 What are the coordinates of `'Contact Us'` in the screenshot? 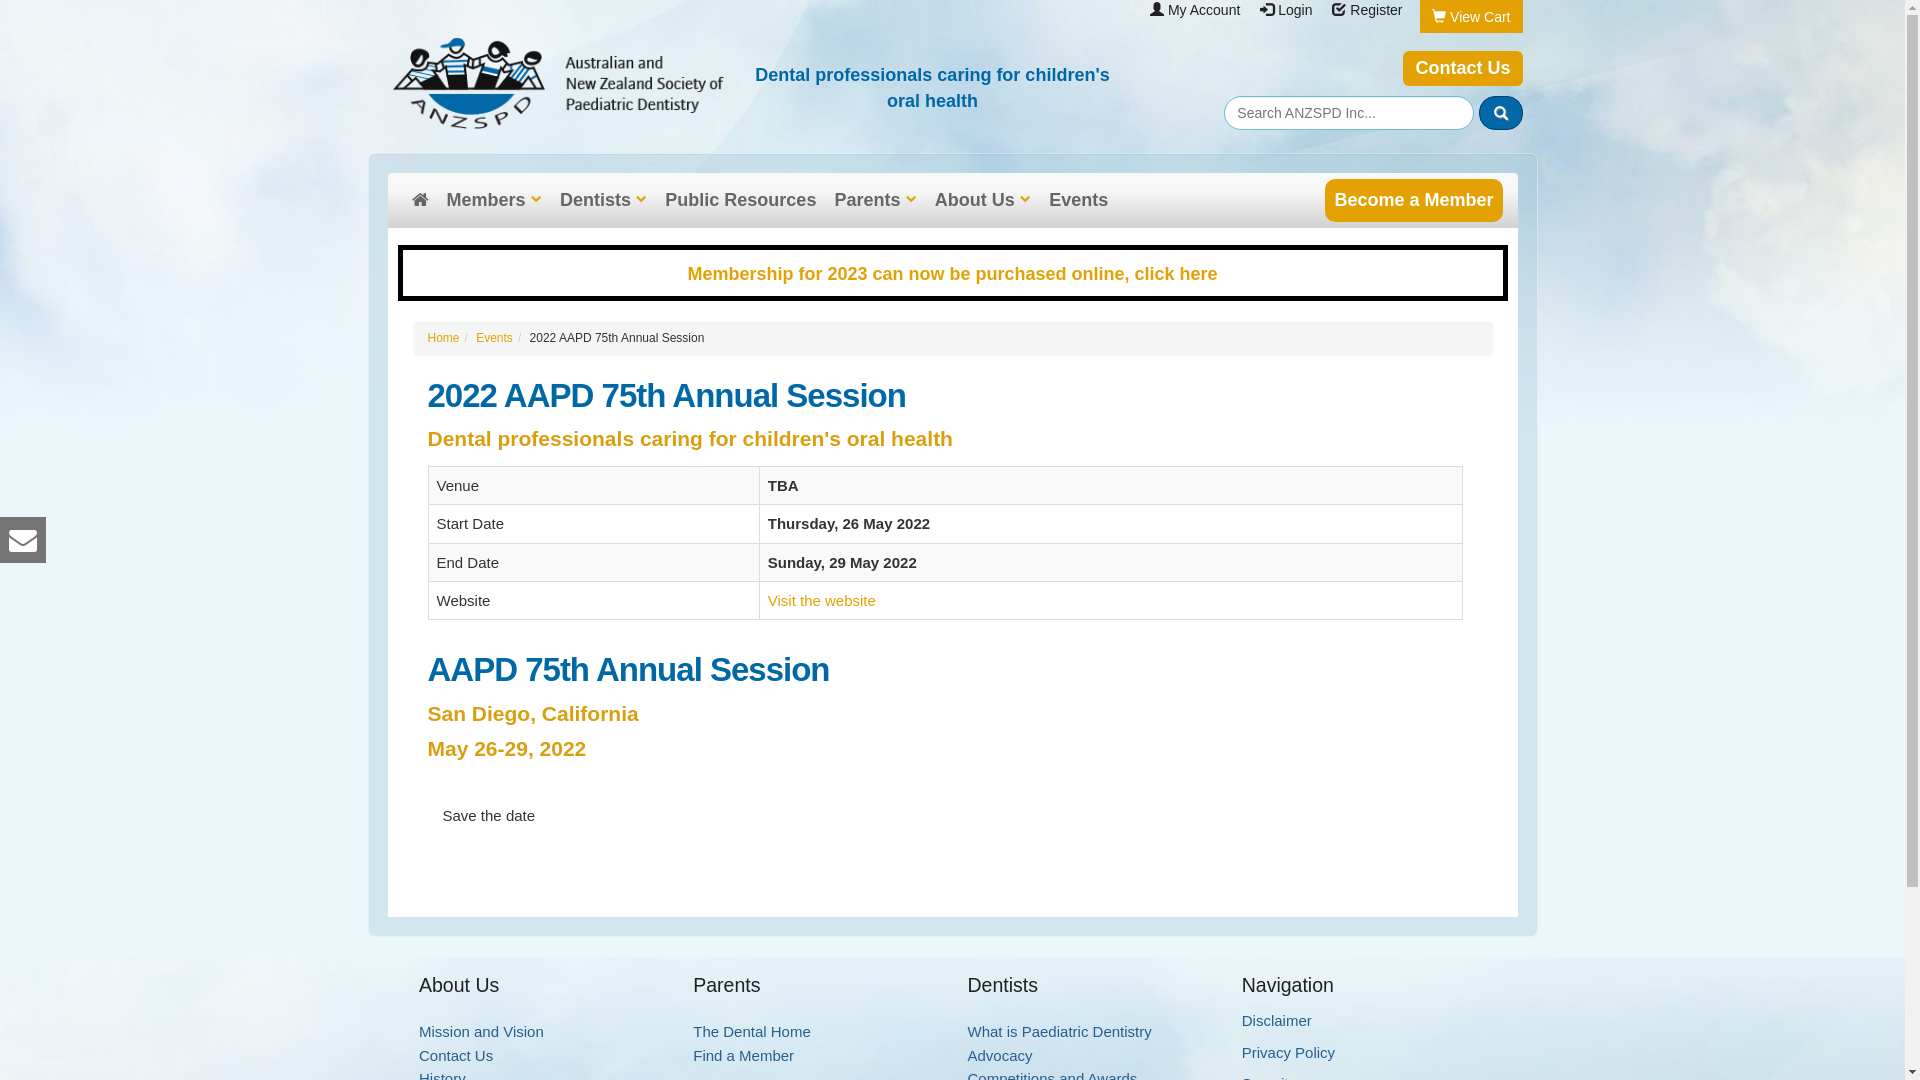 It's located at (455, 1054).